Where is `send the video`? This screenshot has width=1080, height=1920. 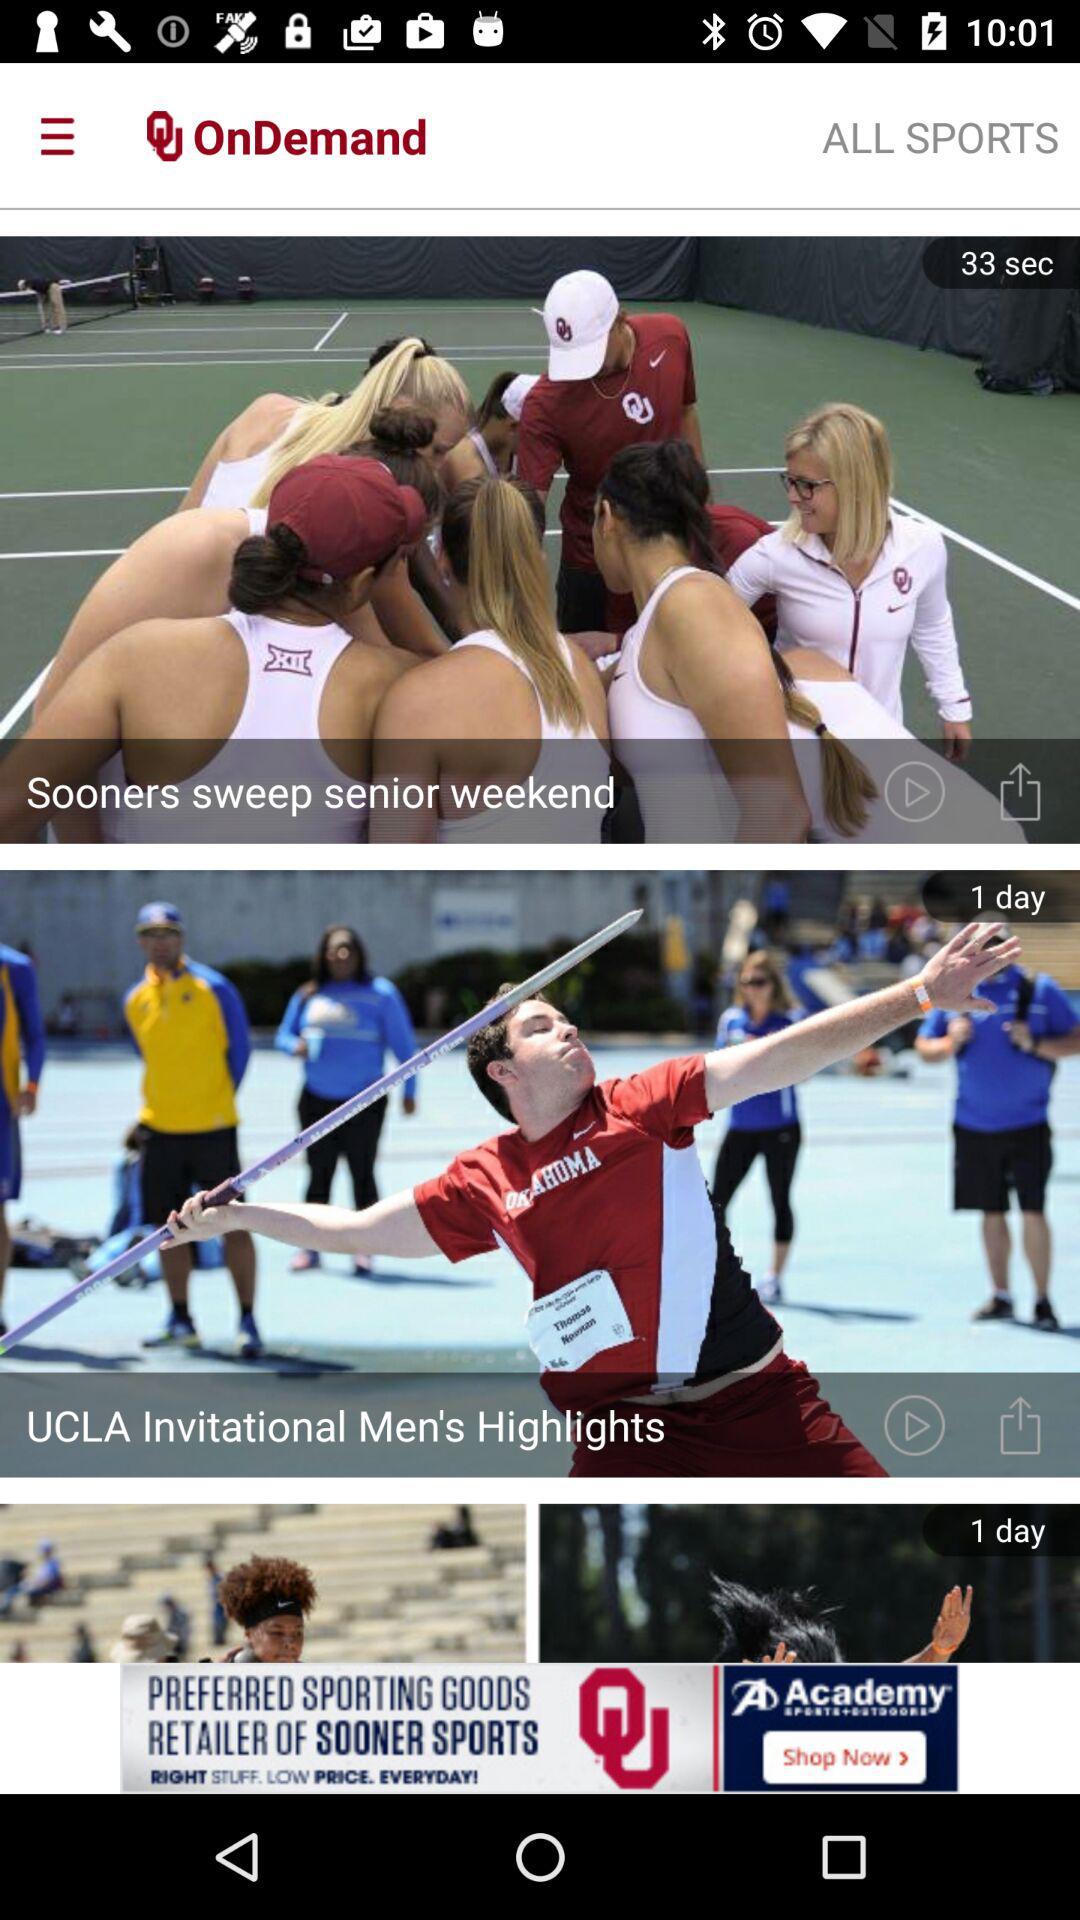
send the video is located at coordinates (1020, 1424).